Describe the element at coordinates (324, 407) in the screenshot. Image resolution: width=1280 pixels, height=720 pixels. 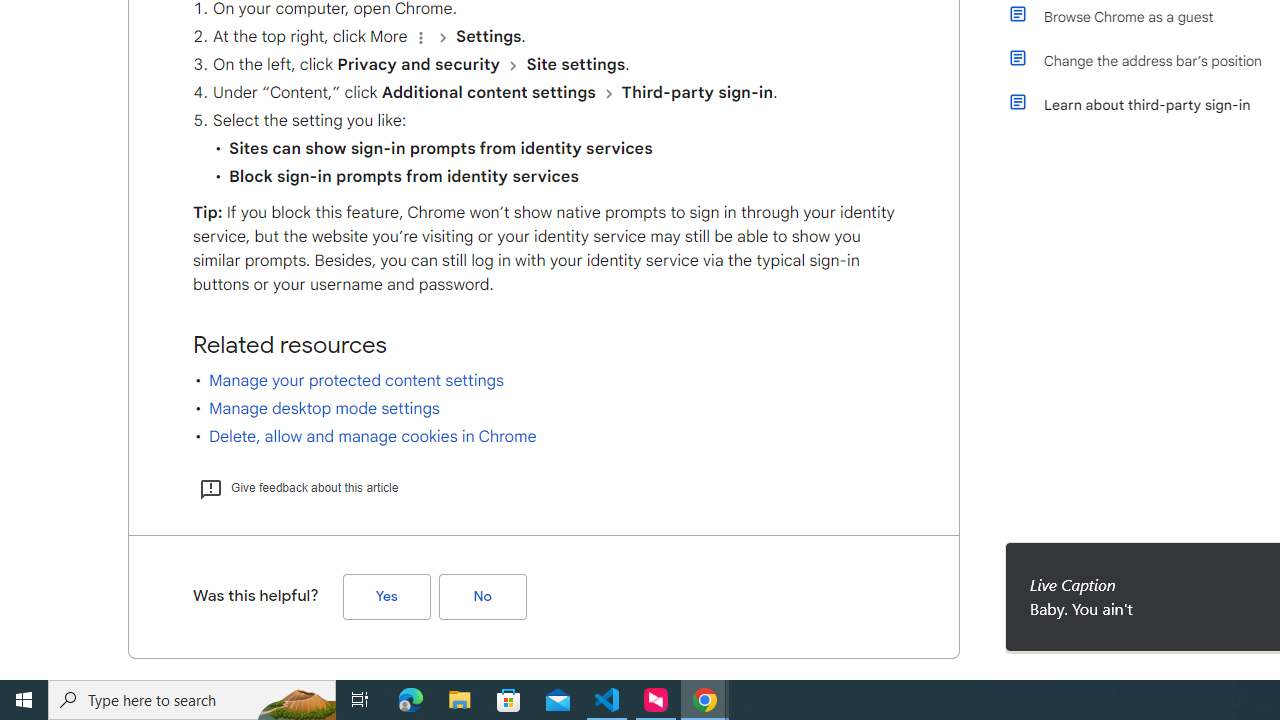
I see `'Manage desktop mode settings'` at that location.